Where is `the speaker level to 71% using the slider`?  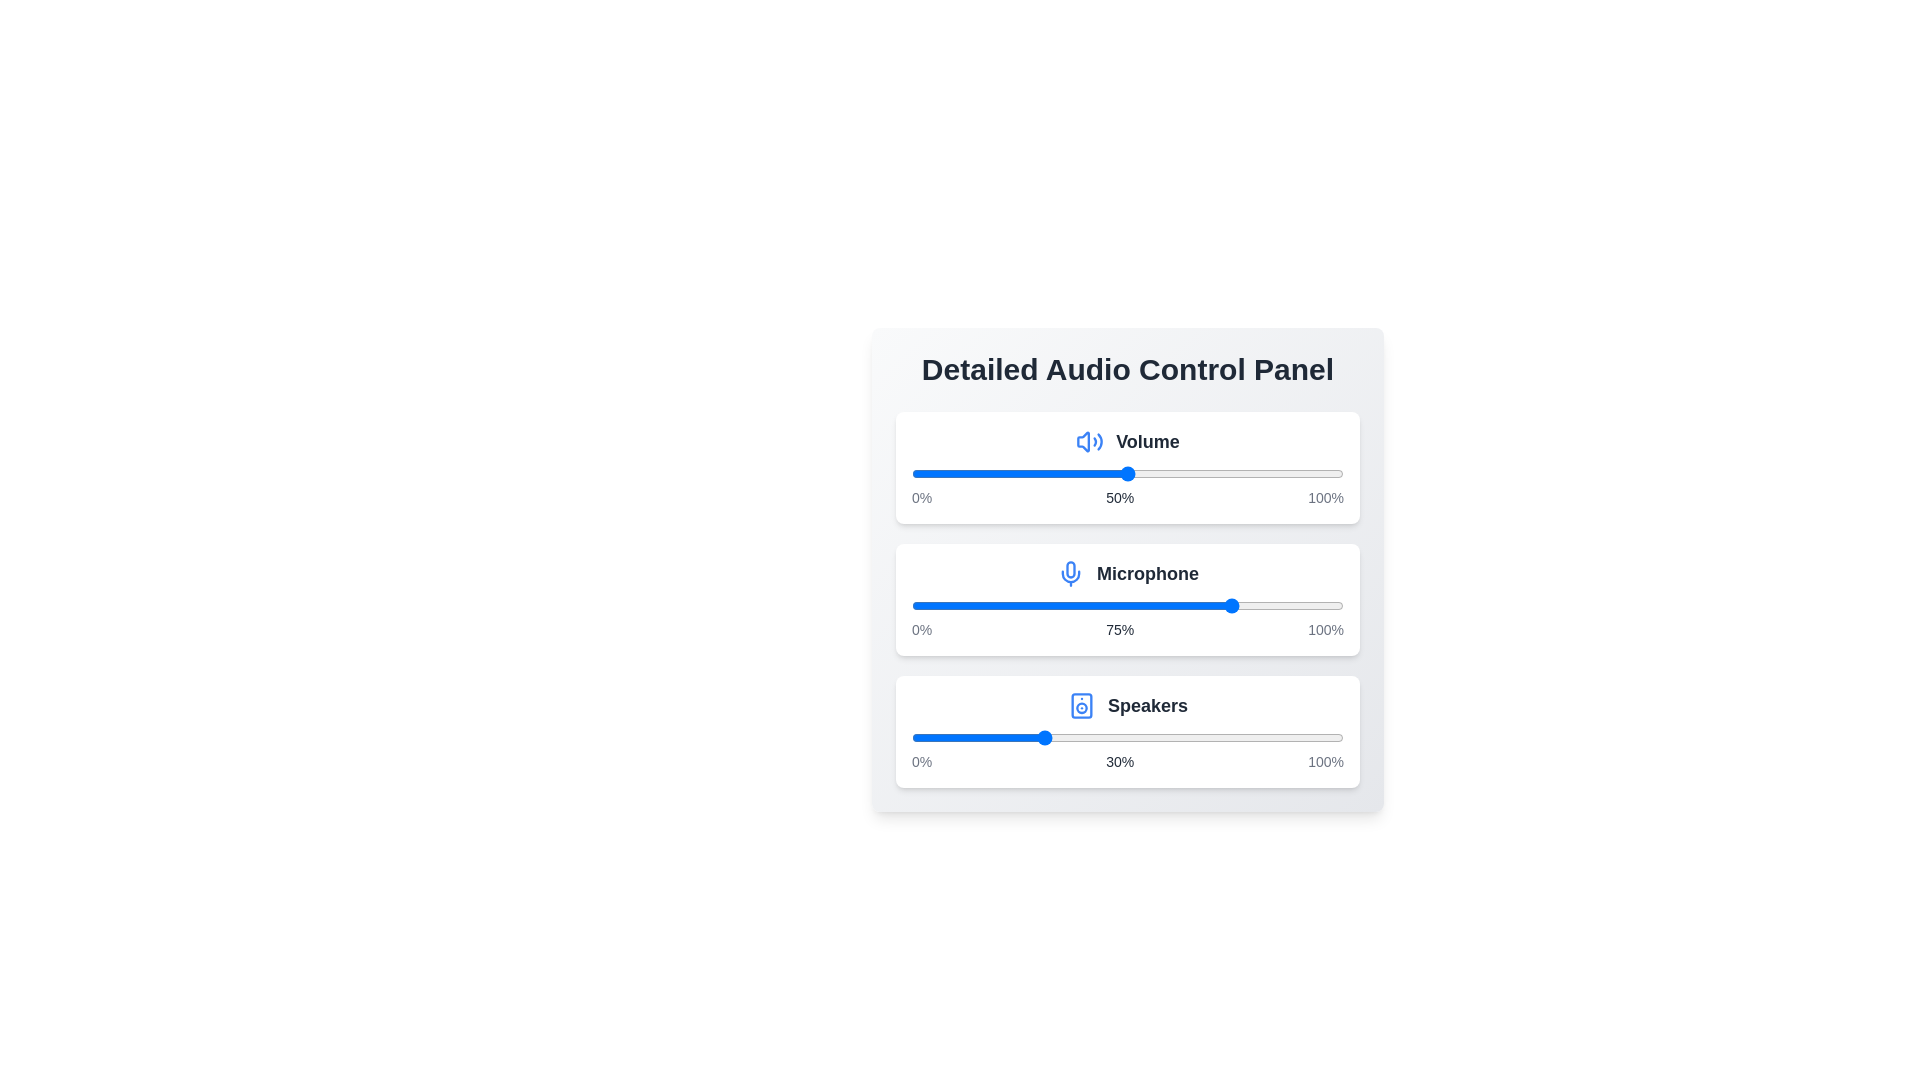 the speaker level to 71% using the slider is located at coordinates (1217, 737).